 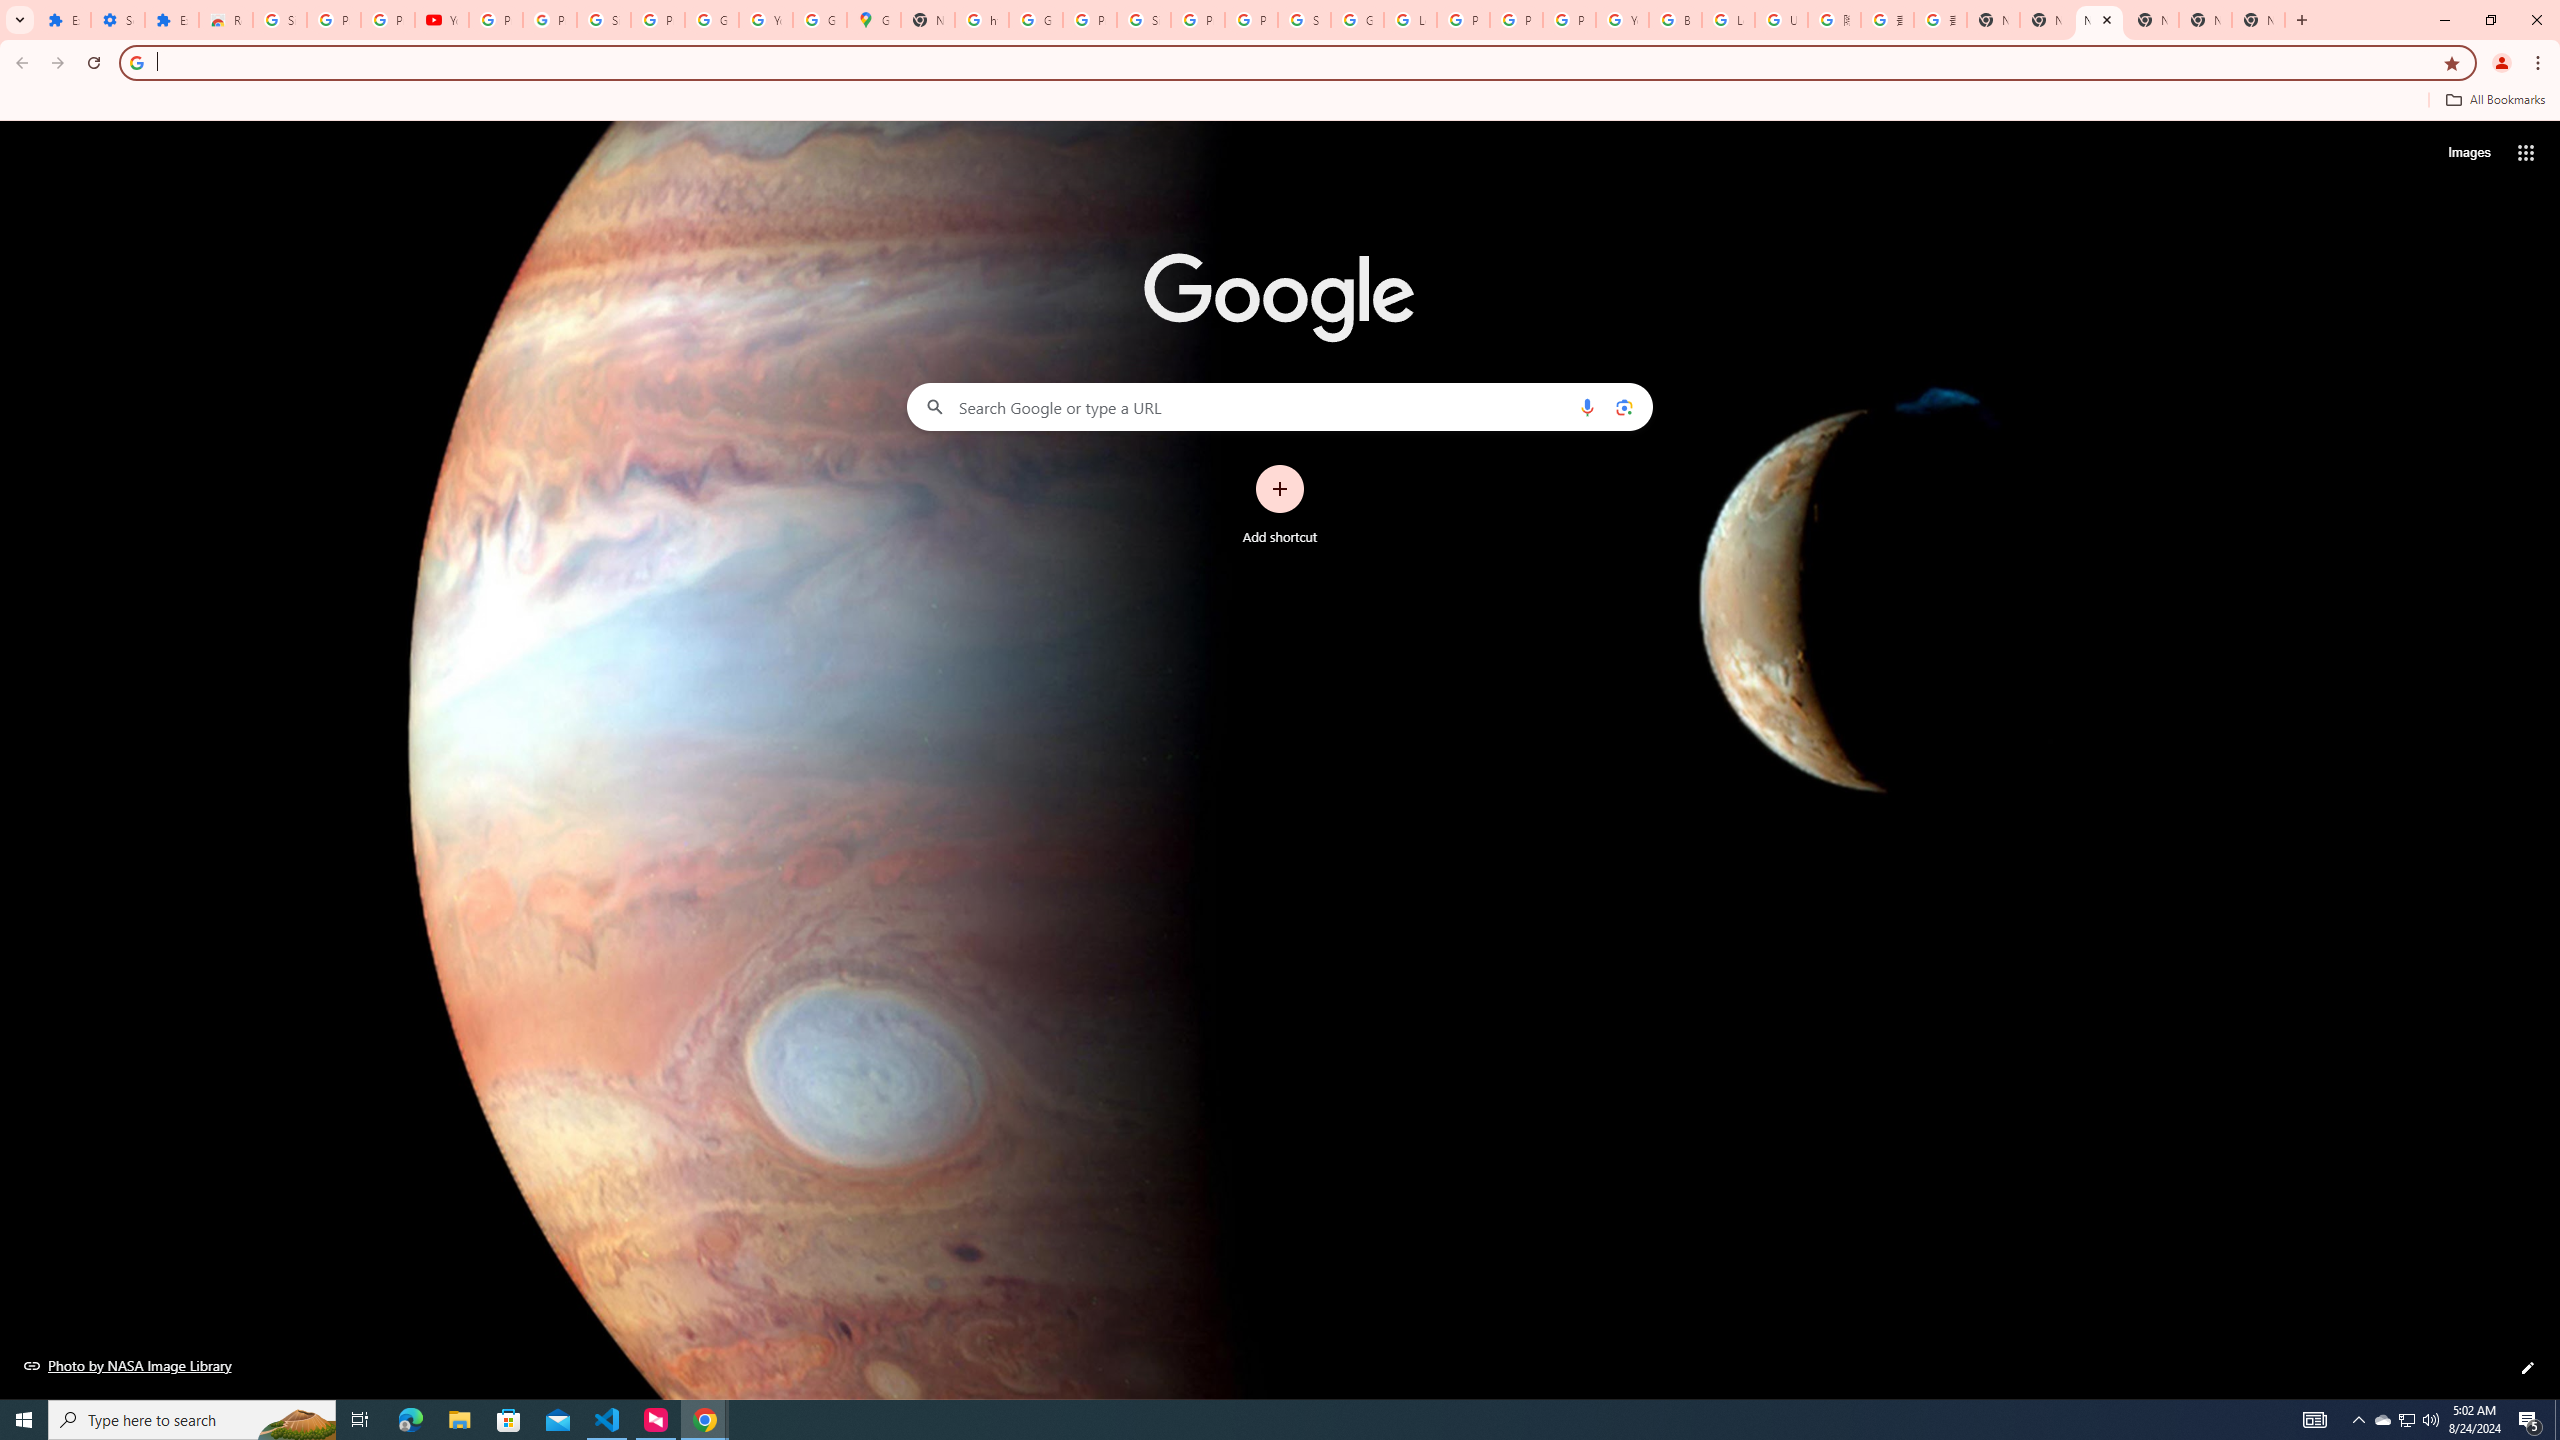 What do you see at coordinates (1280, 505) in the screenshot?
I see `'Add shortcut'` at bounding box center [1280, 505].